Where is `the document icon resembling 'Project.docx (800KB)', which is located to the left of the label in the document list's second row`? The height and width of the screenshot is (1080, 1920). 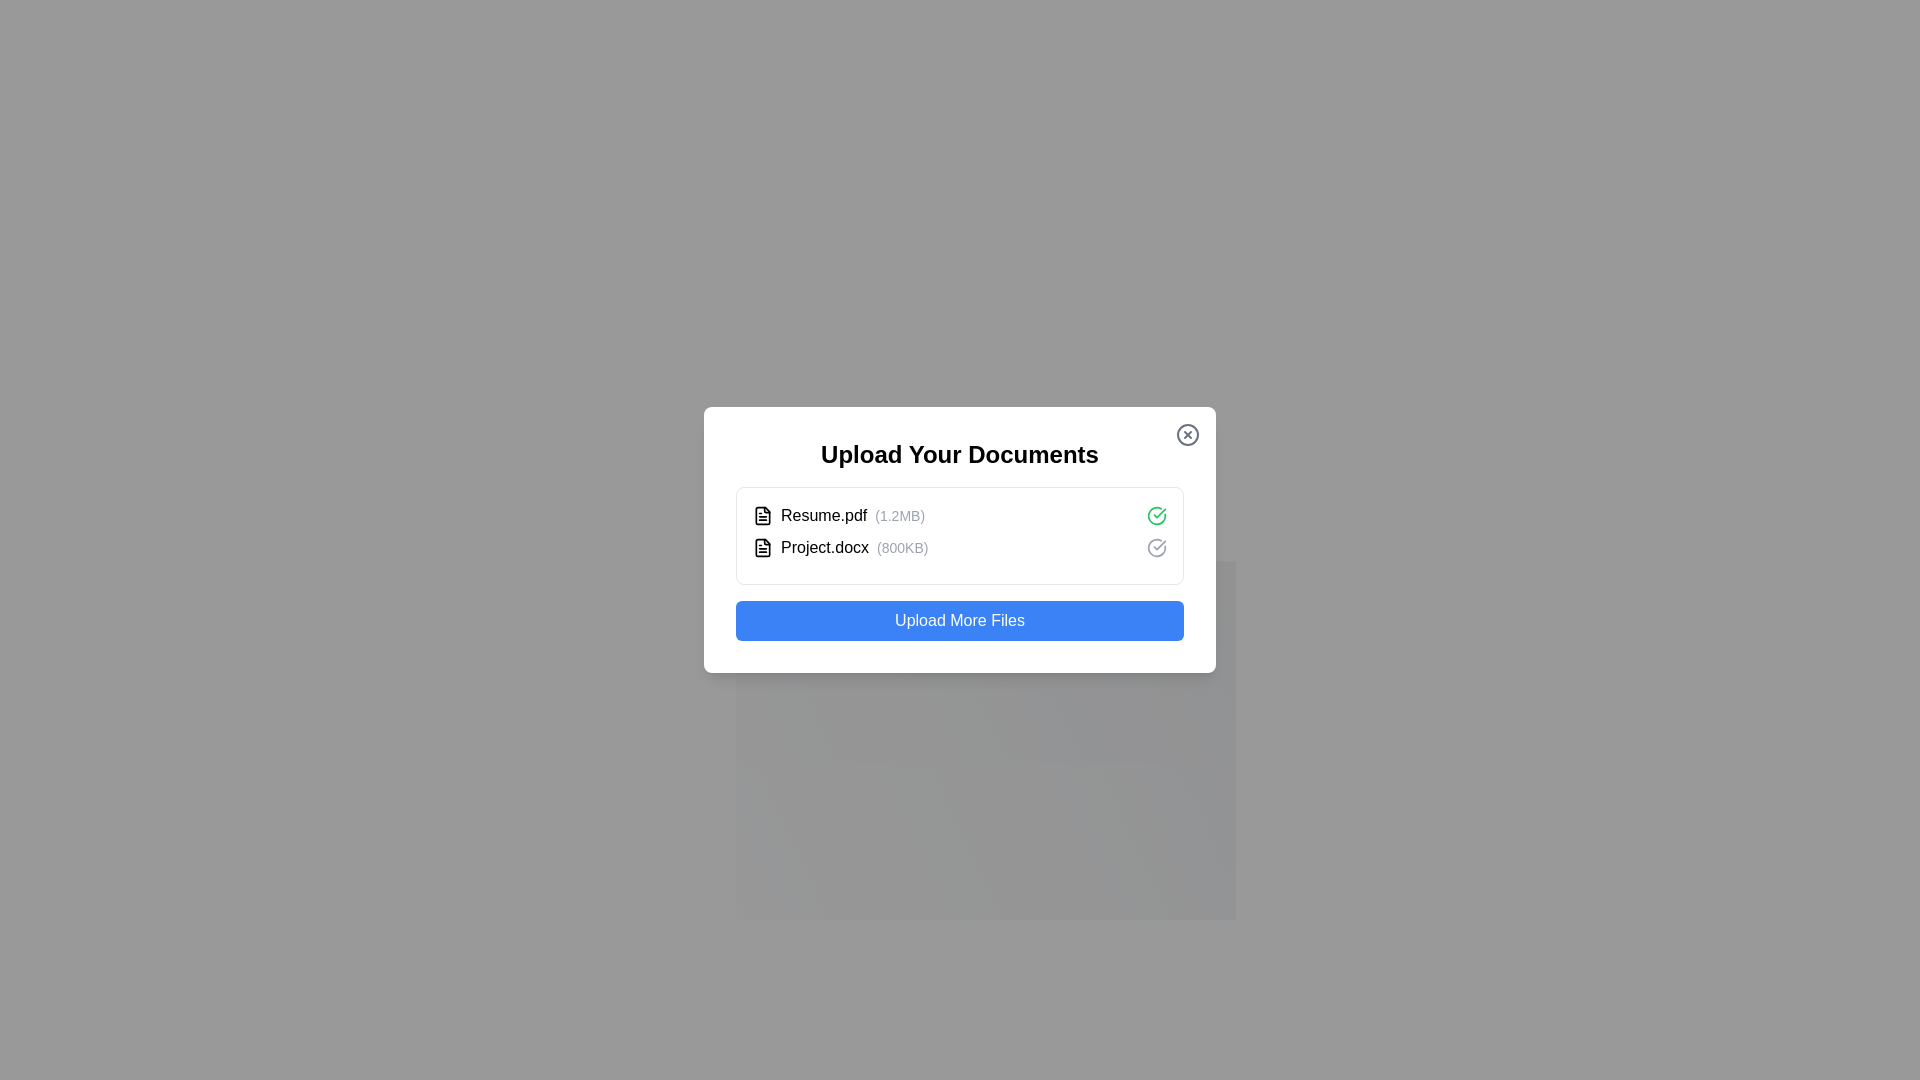
the document icon resembling 'Project.docx (800KB)', which is located to the left of the label in the document list's second row is located at coordinates (762, 547).